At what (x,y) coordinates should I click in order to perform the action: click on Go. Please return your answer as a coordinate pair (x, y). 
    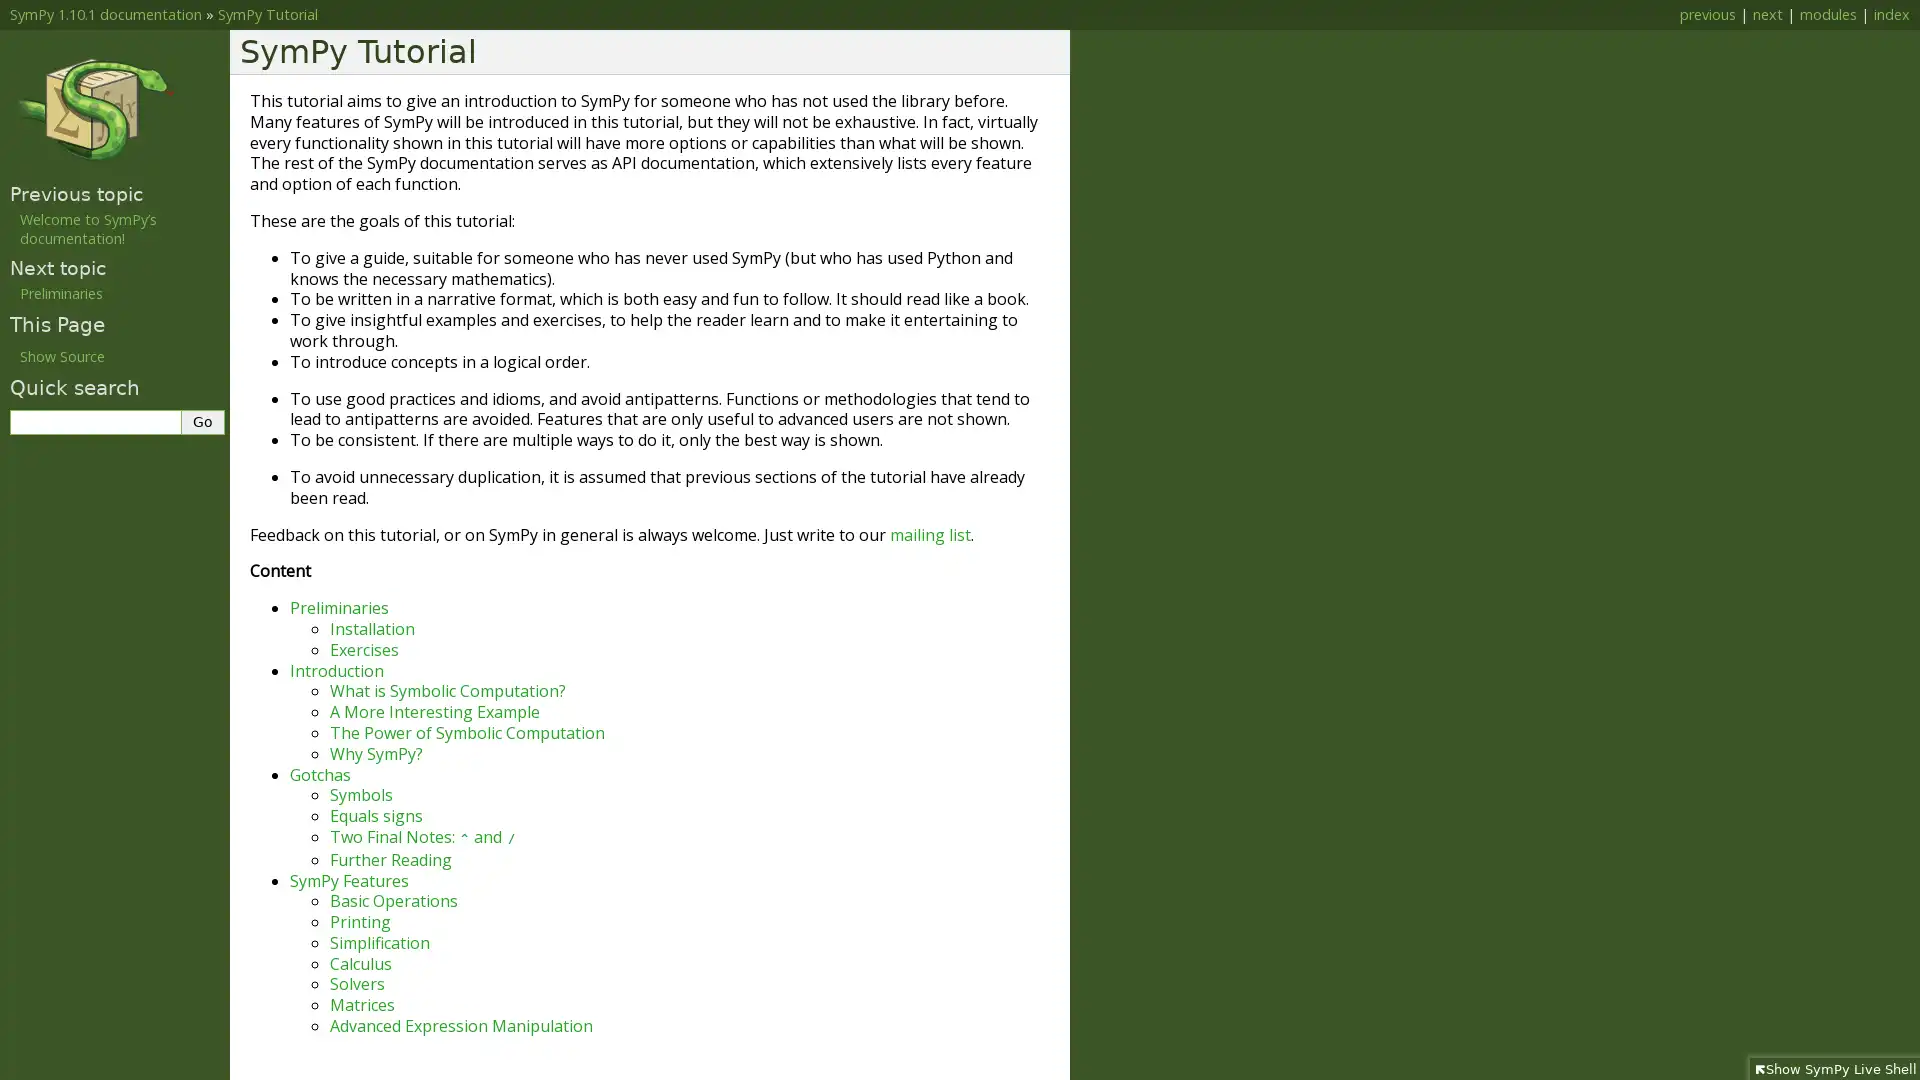
    Looking at the image, I should click on (203, 420).